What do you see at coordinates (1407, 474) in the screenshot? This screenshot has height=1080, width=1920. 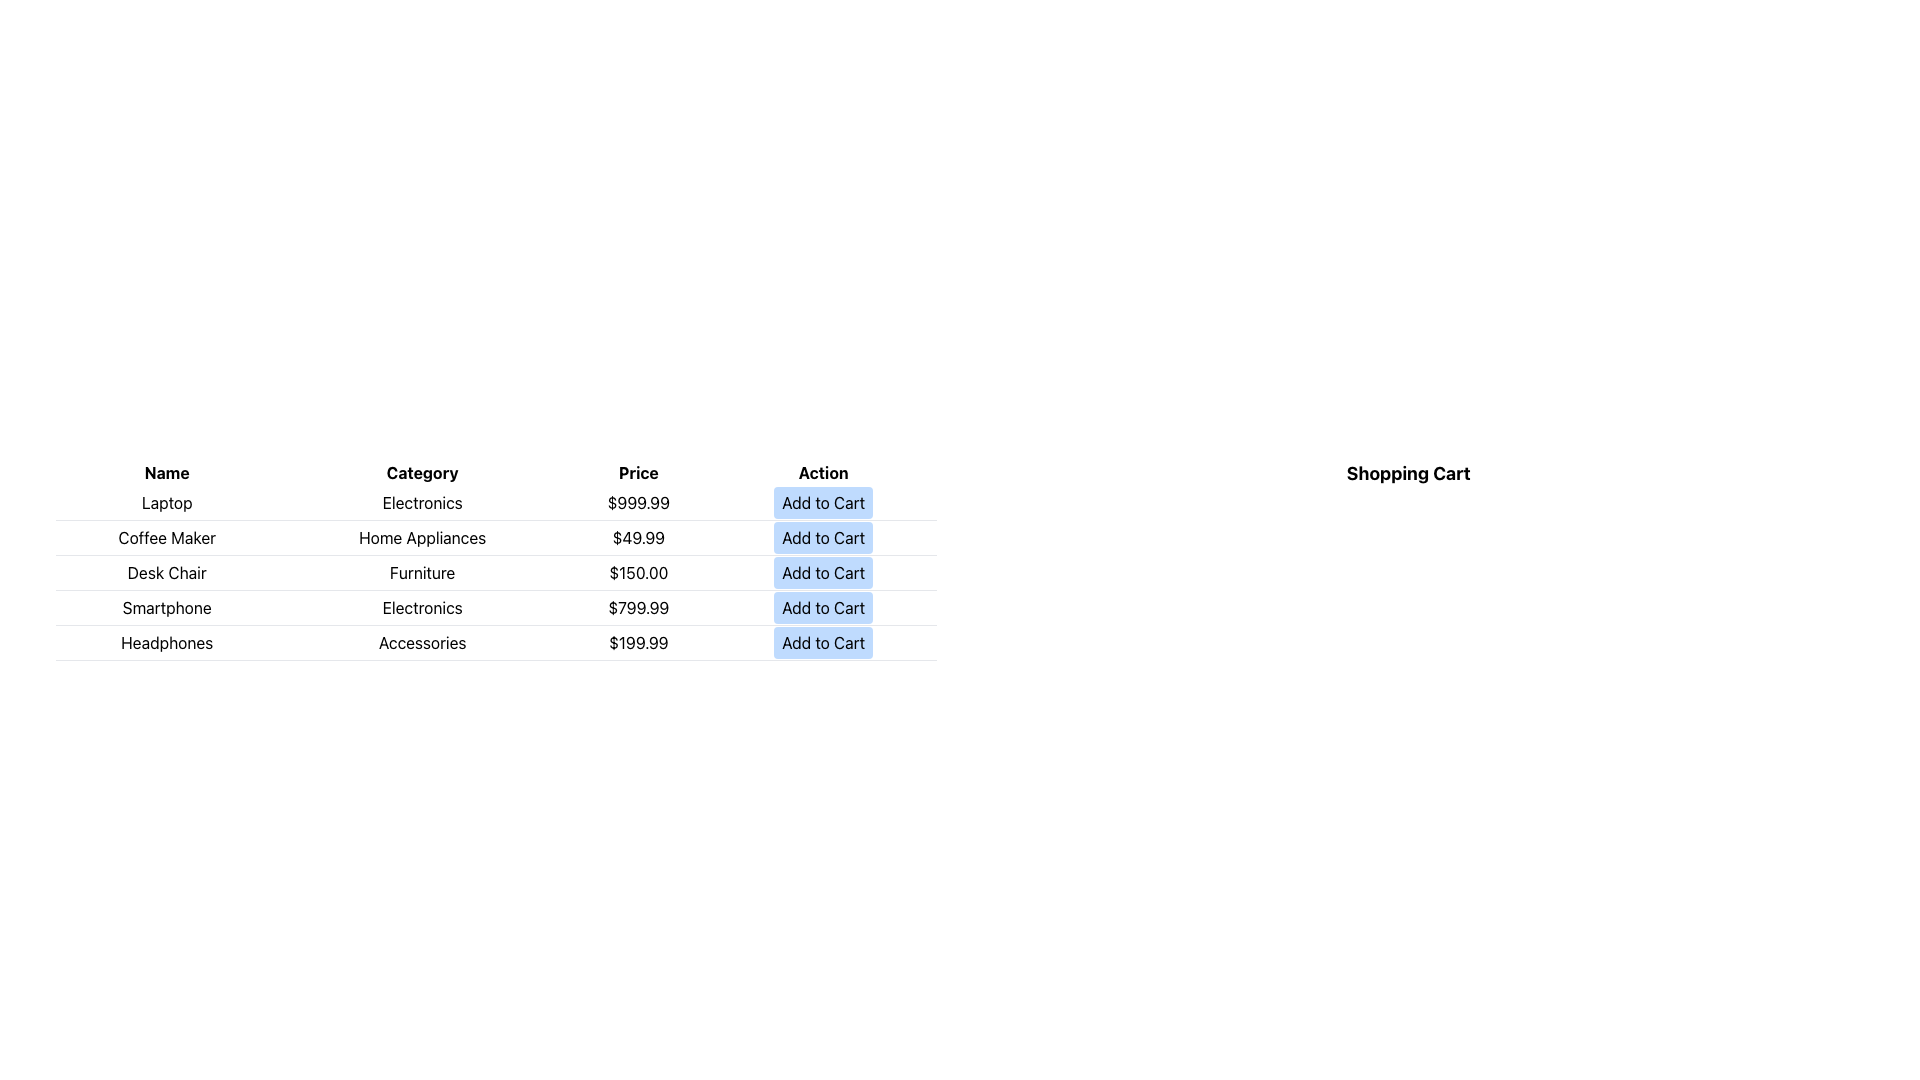 I see `the header text label indicating the shopping cart section, located at the top-middle area of the layout` at bounding box center [1407, 474].